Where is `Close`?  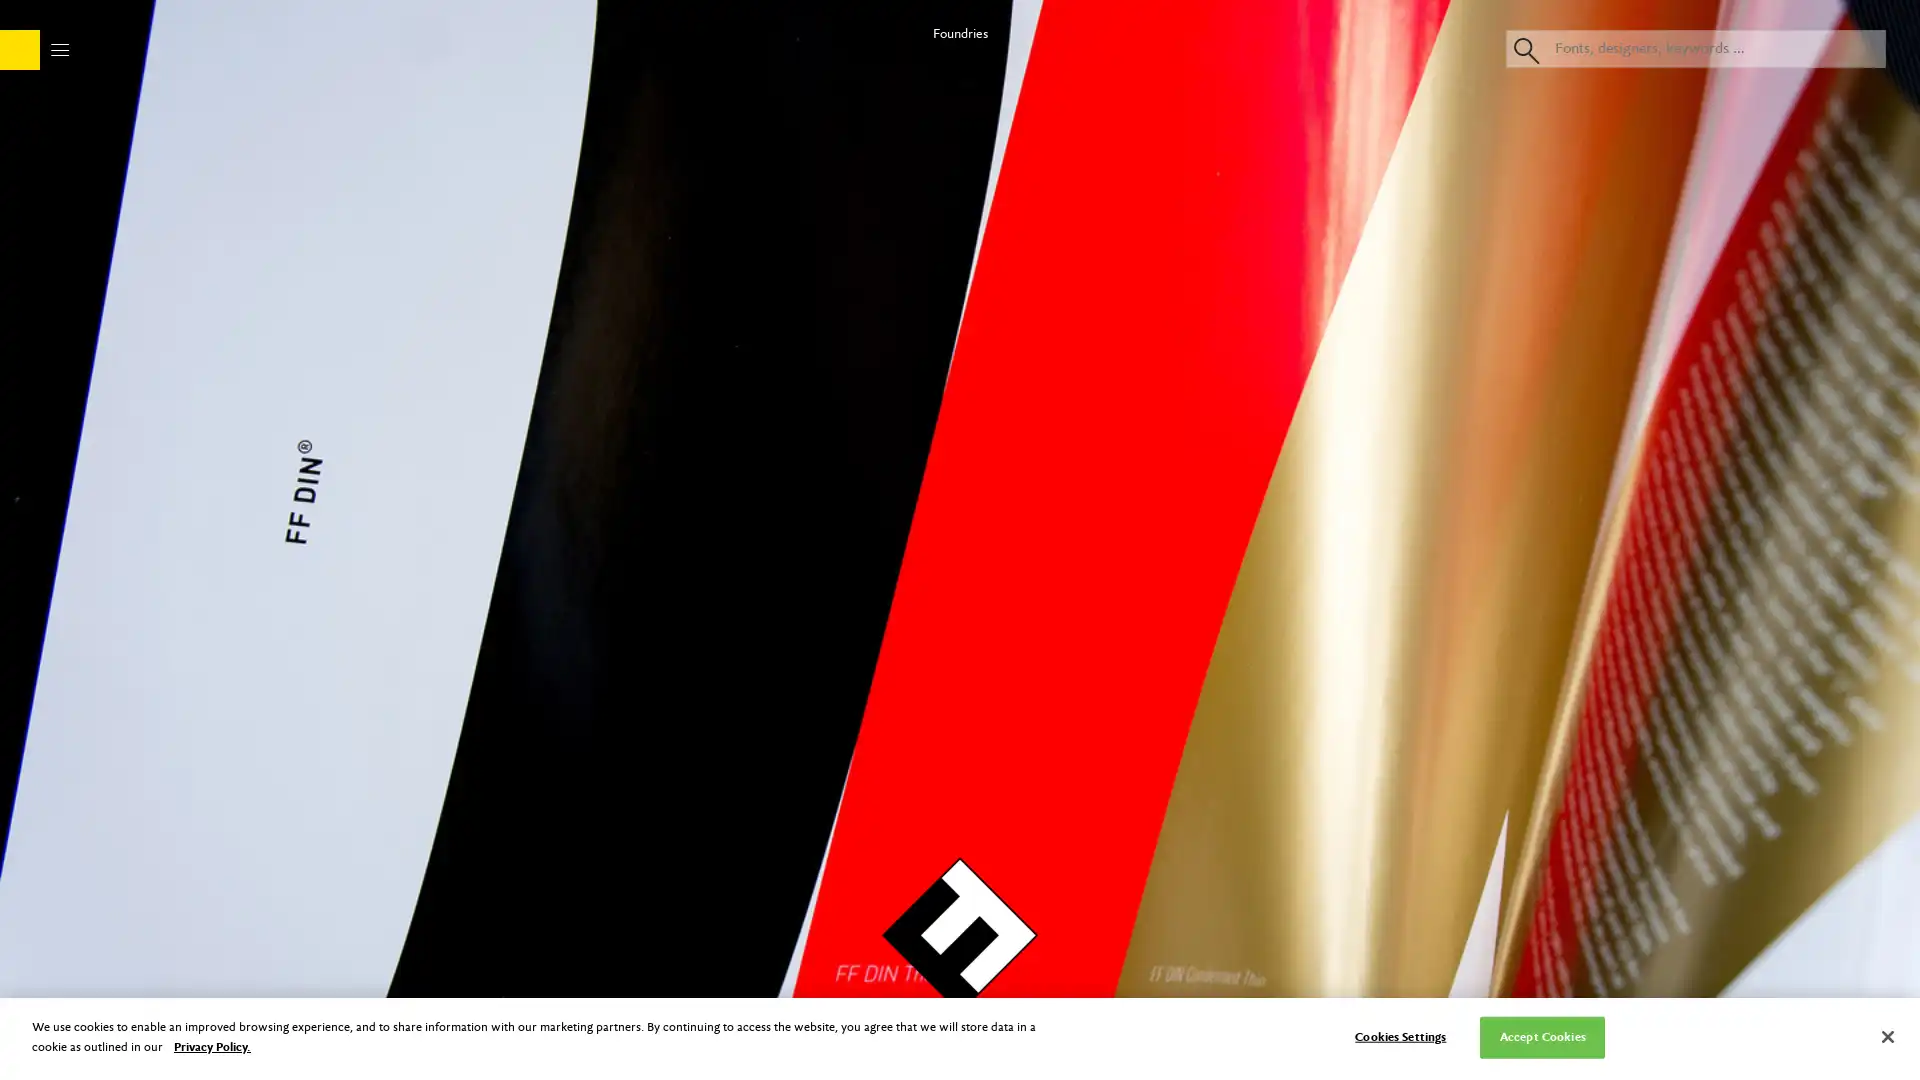 Close is located at coordinates (1886, 1036).